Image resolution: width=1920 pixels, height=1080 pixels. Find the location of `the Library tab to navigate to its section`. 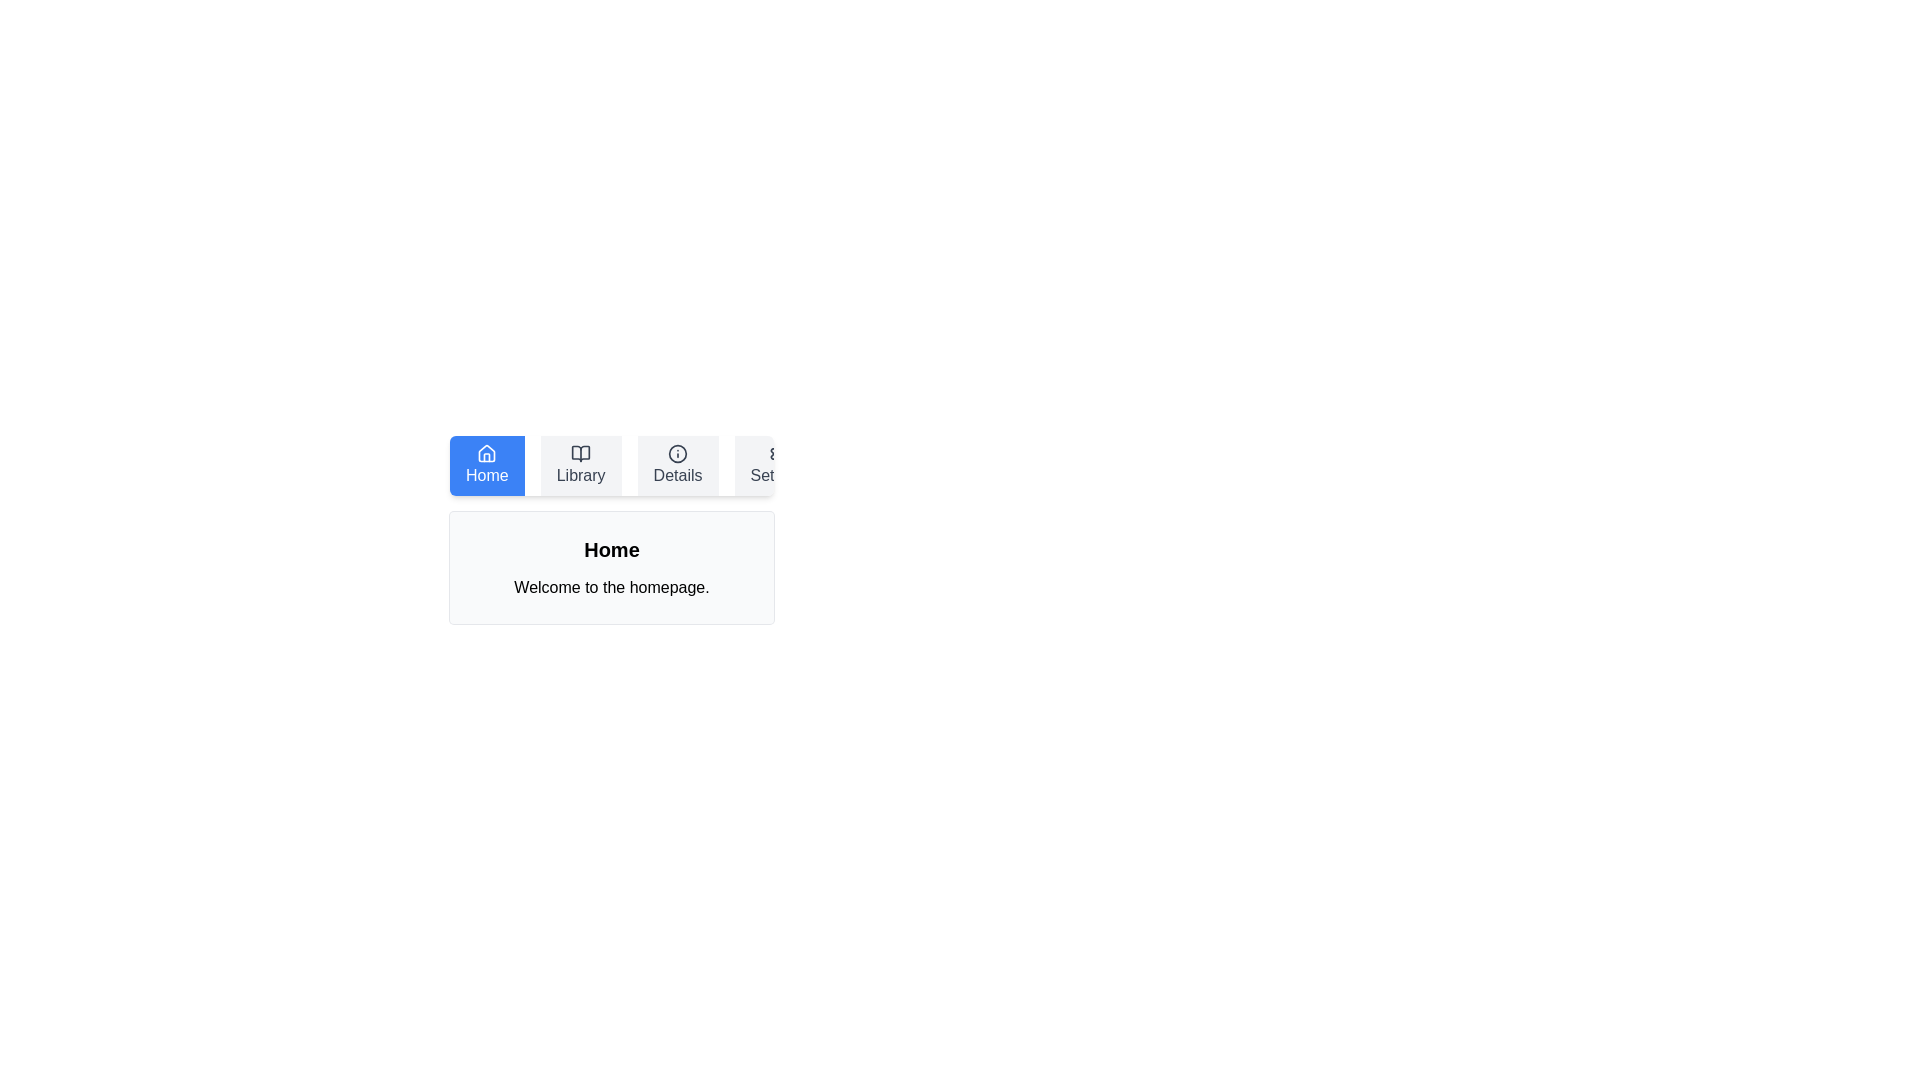

the Library tab to navigate to its section is located at coordinates (579, 466).